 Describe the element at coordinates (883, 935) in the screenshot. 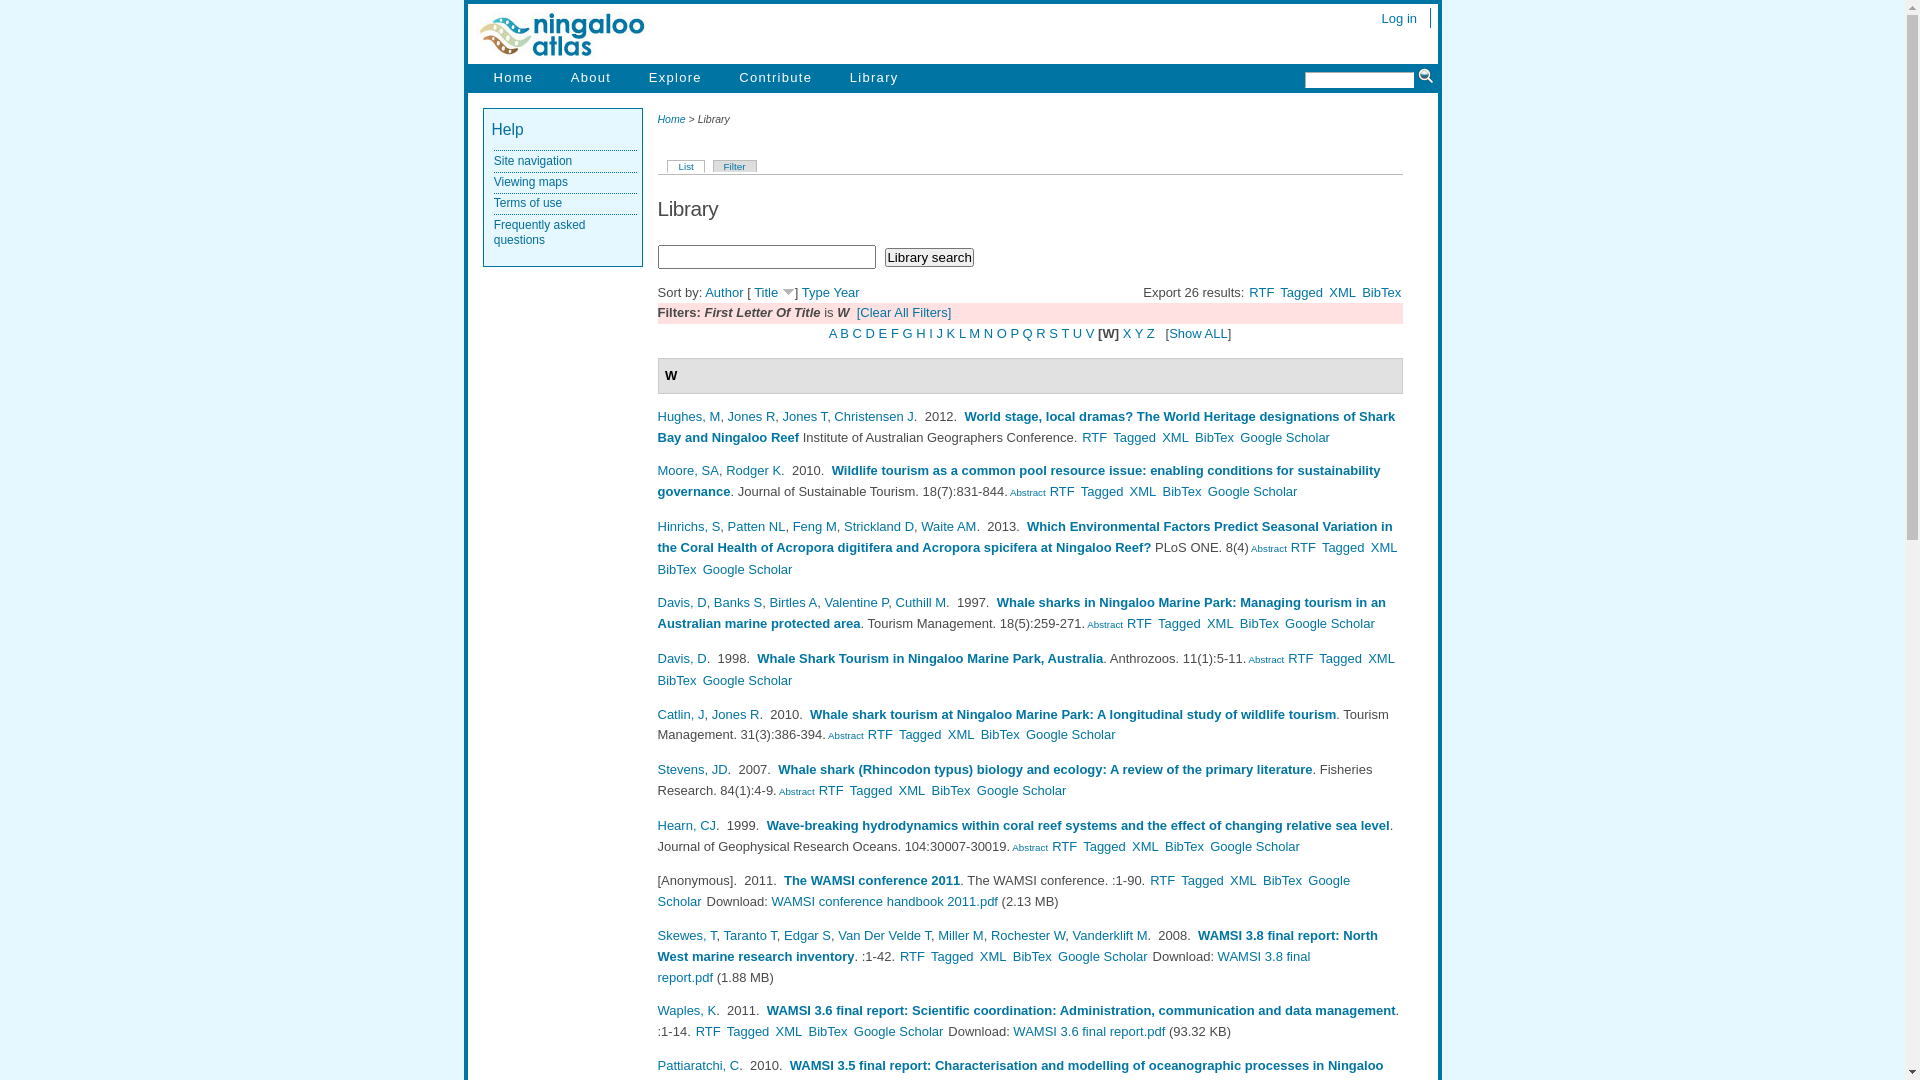

I see `'Van Der Velde T'` at that location.